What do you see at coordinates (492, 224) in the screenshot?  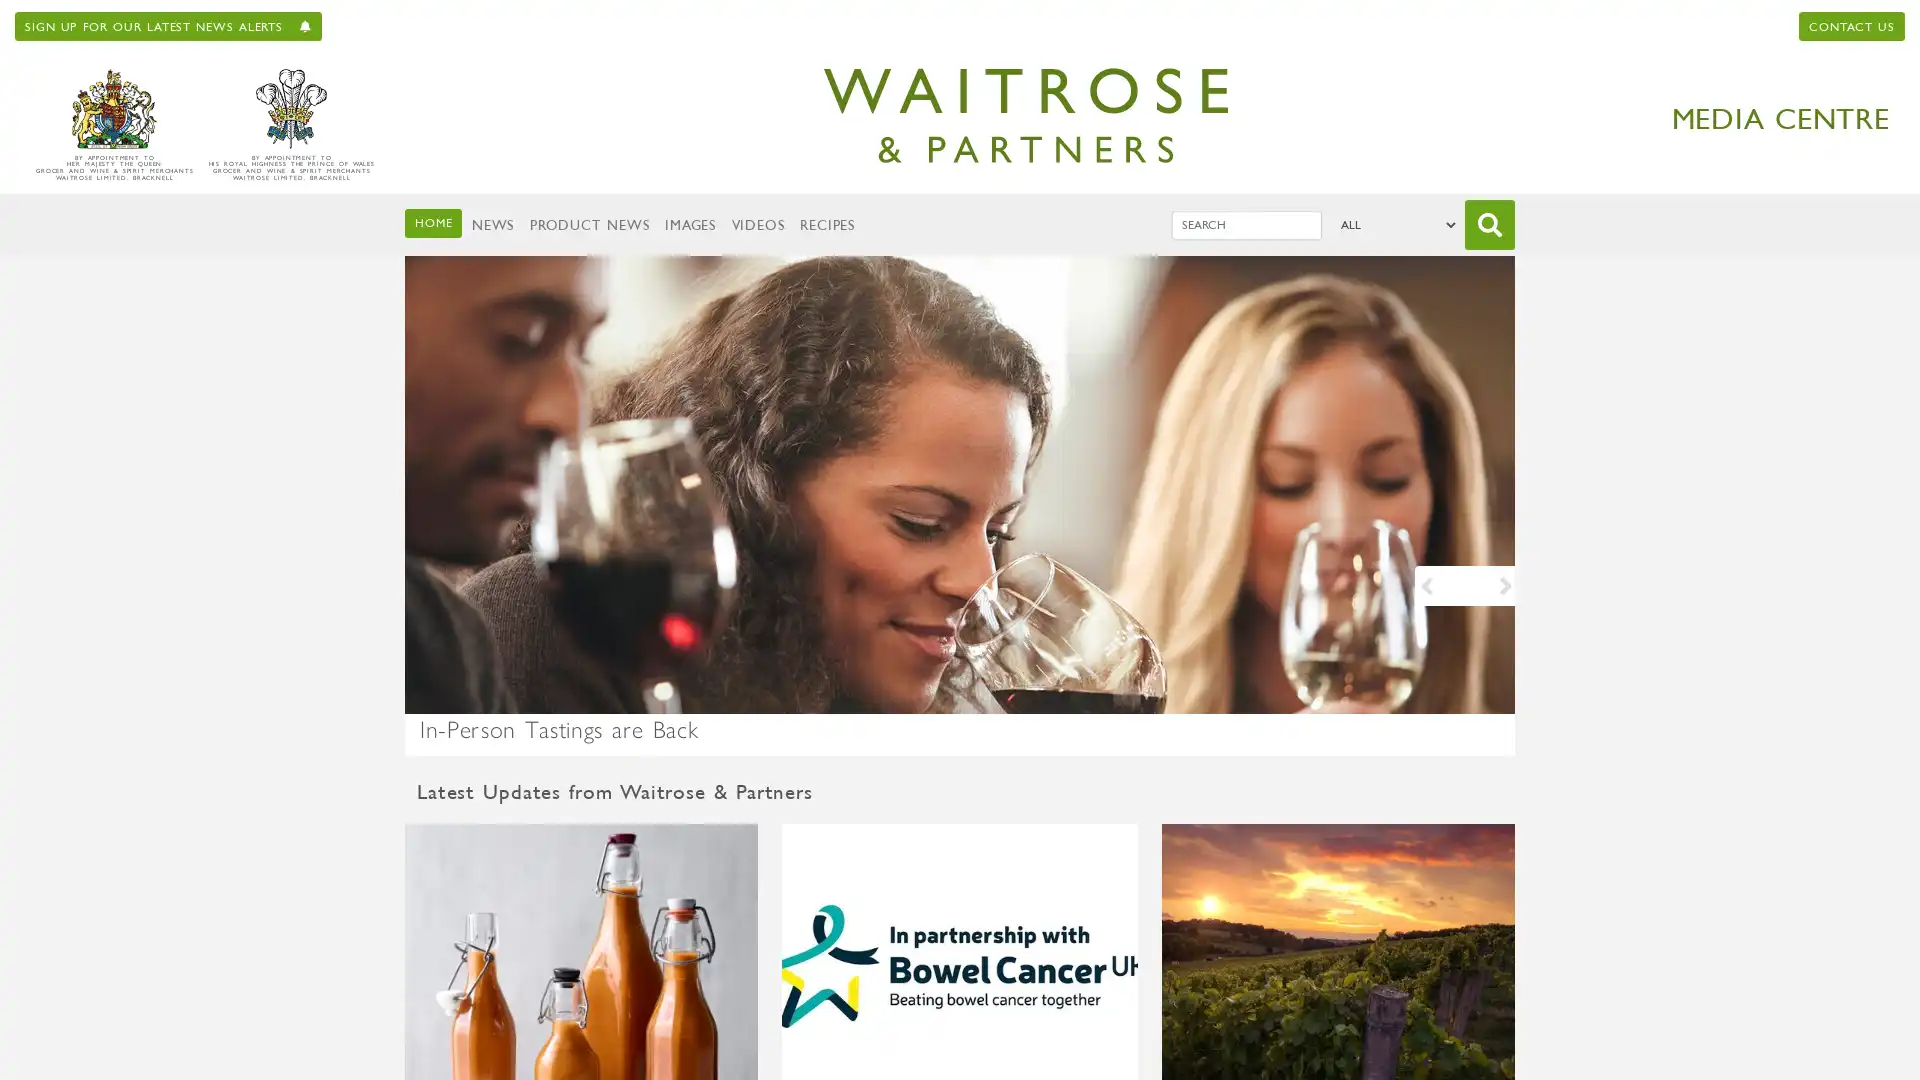 I see `NEWS` at bounding box center [492, 224].